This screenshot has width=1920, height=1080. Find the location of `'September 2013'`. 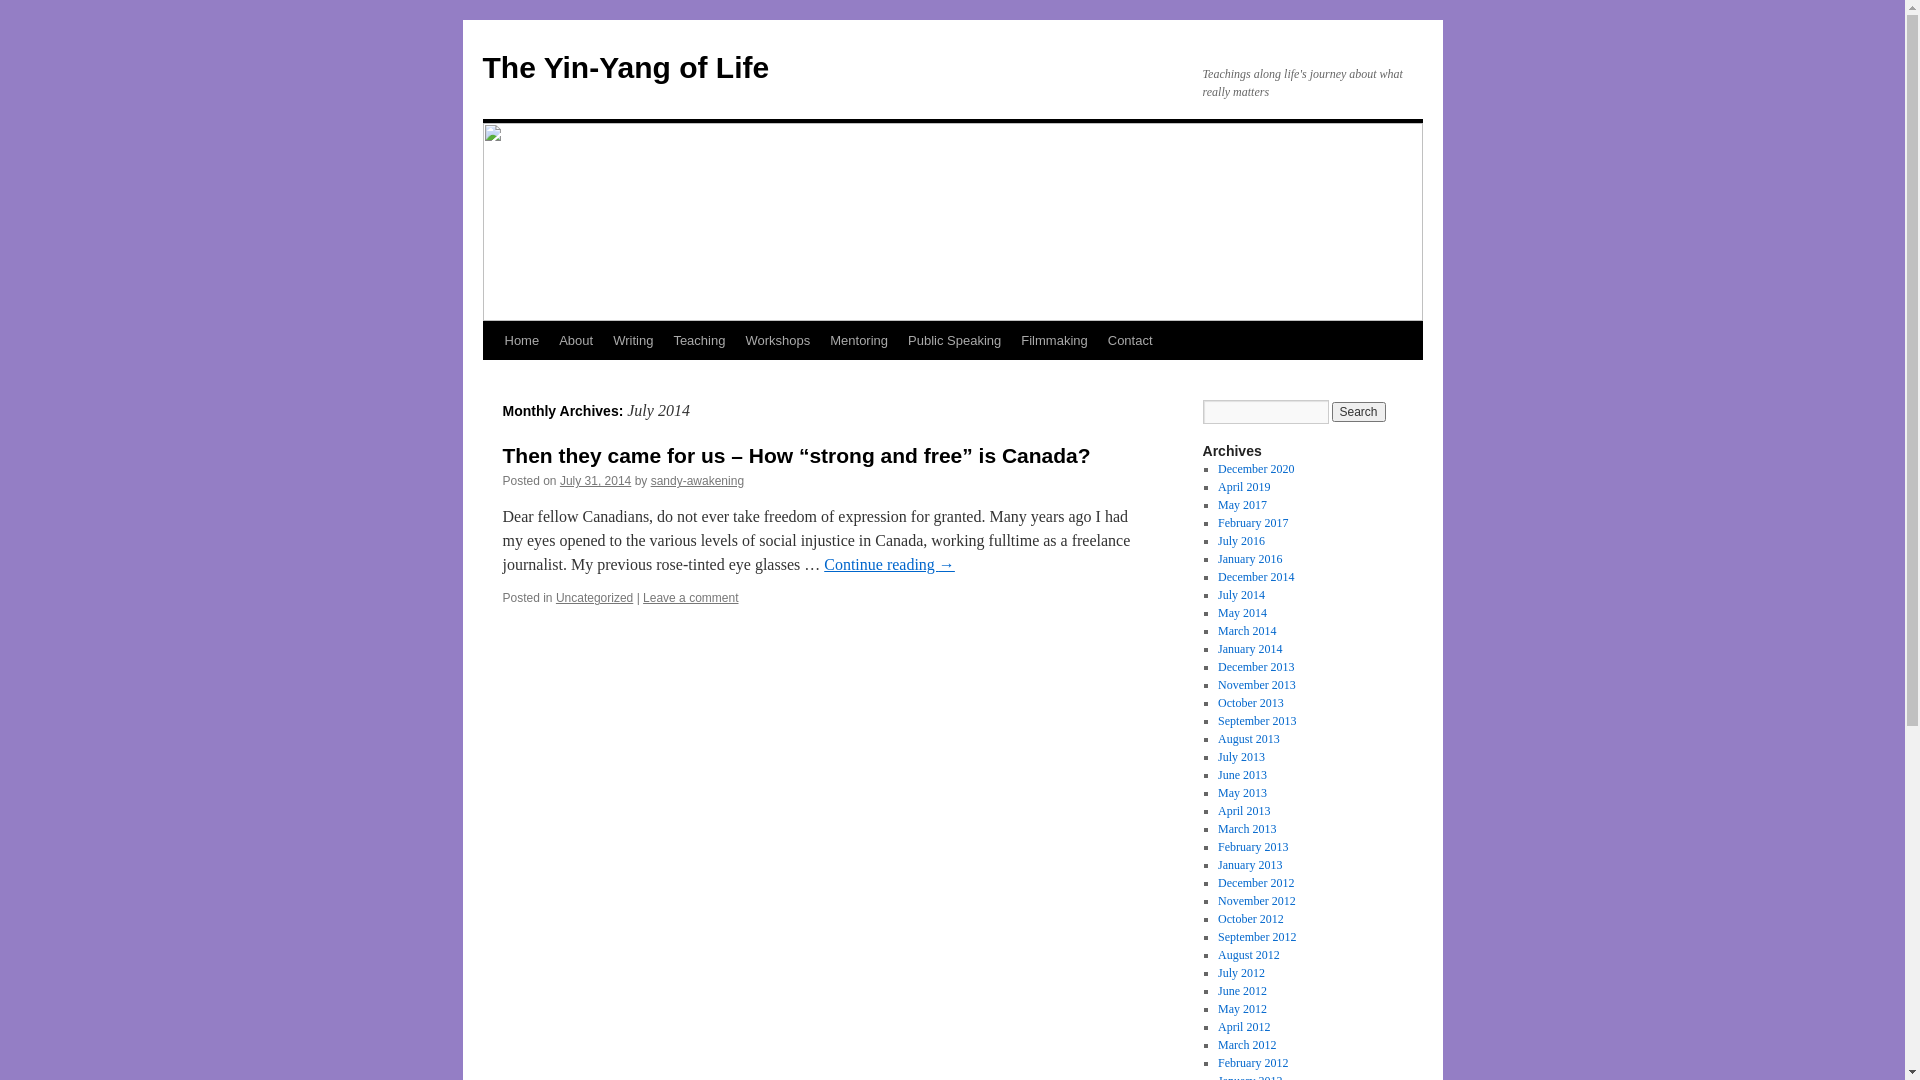

'September 2013' is located at coordinates (1256, 721).